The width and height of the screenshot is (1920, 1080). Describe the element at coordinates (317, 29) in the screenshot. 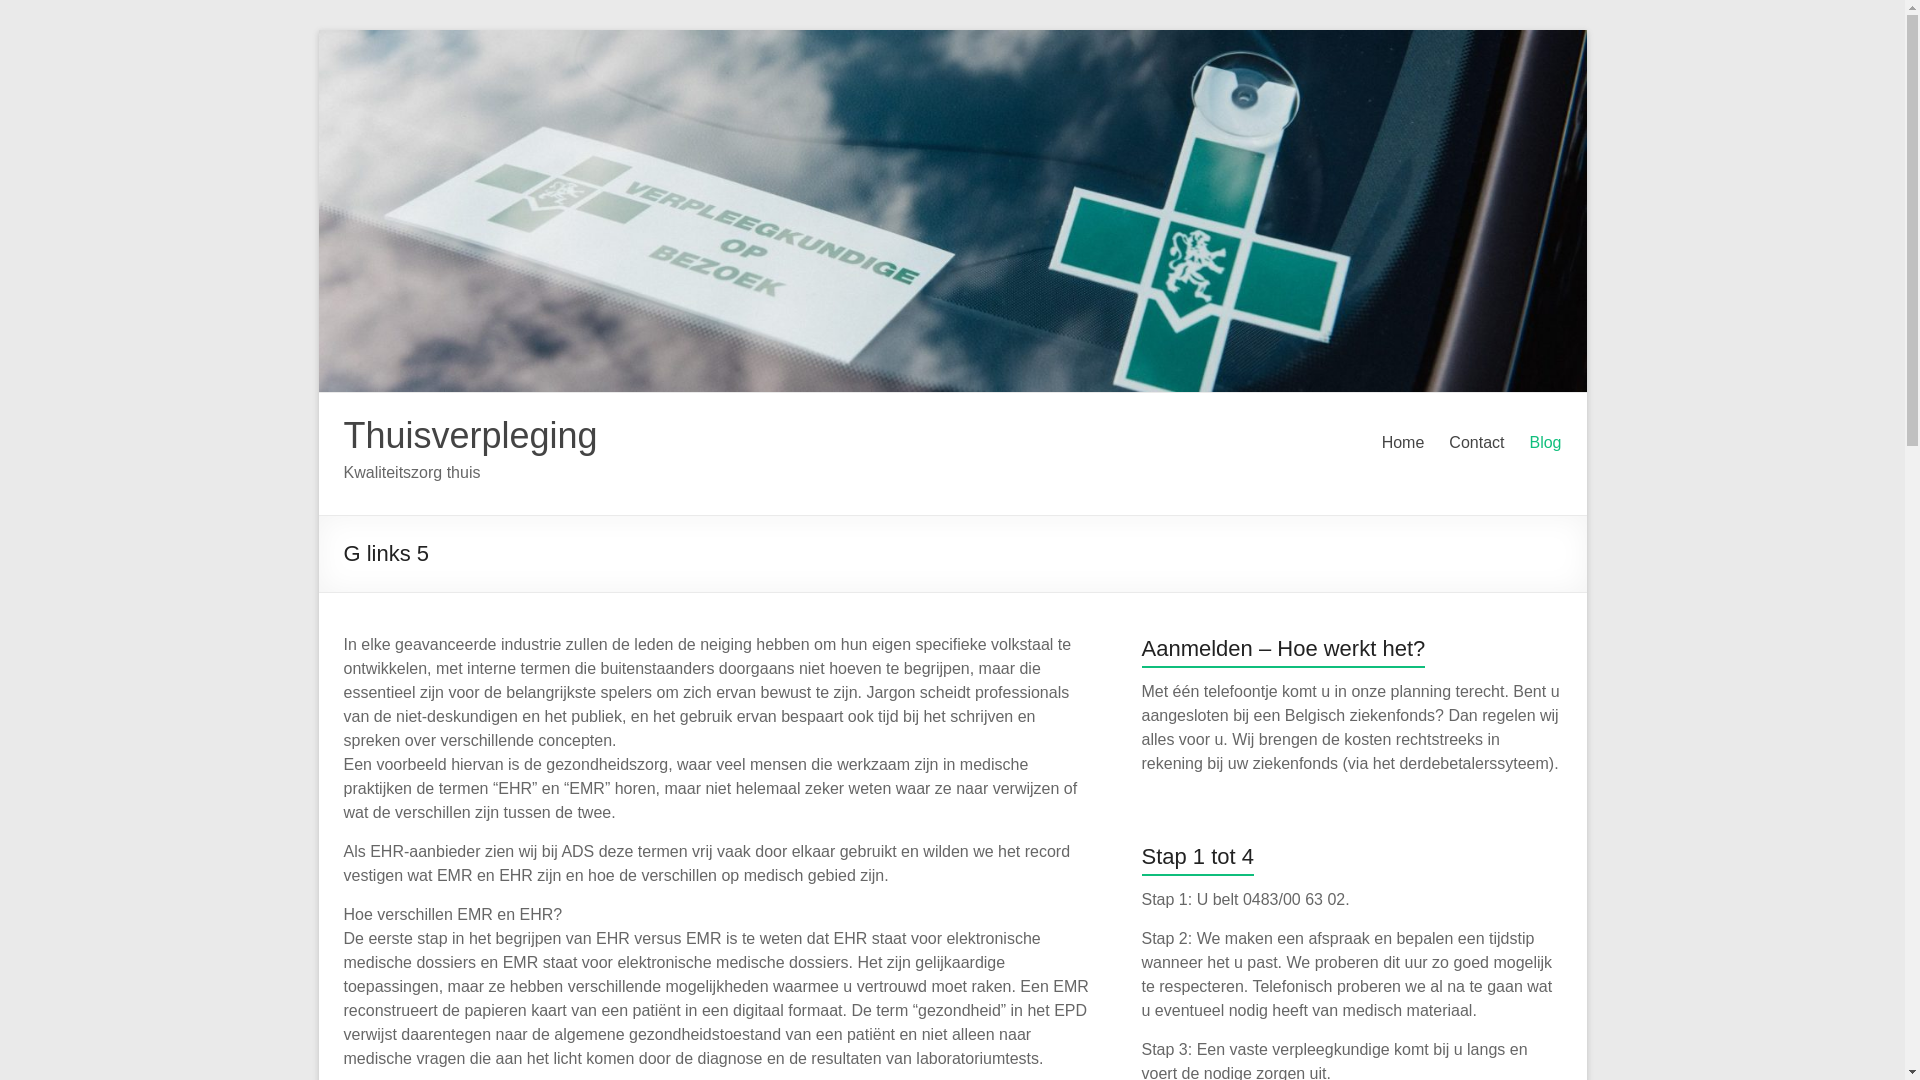

I see `'Ga naar inhoud'` at that location.